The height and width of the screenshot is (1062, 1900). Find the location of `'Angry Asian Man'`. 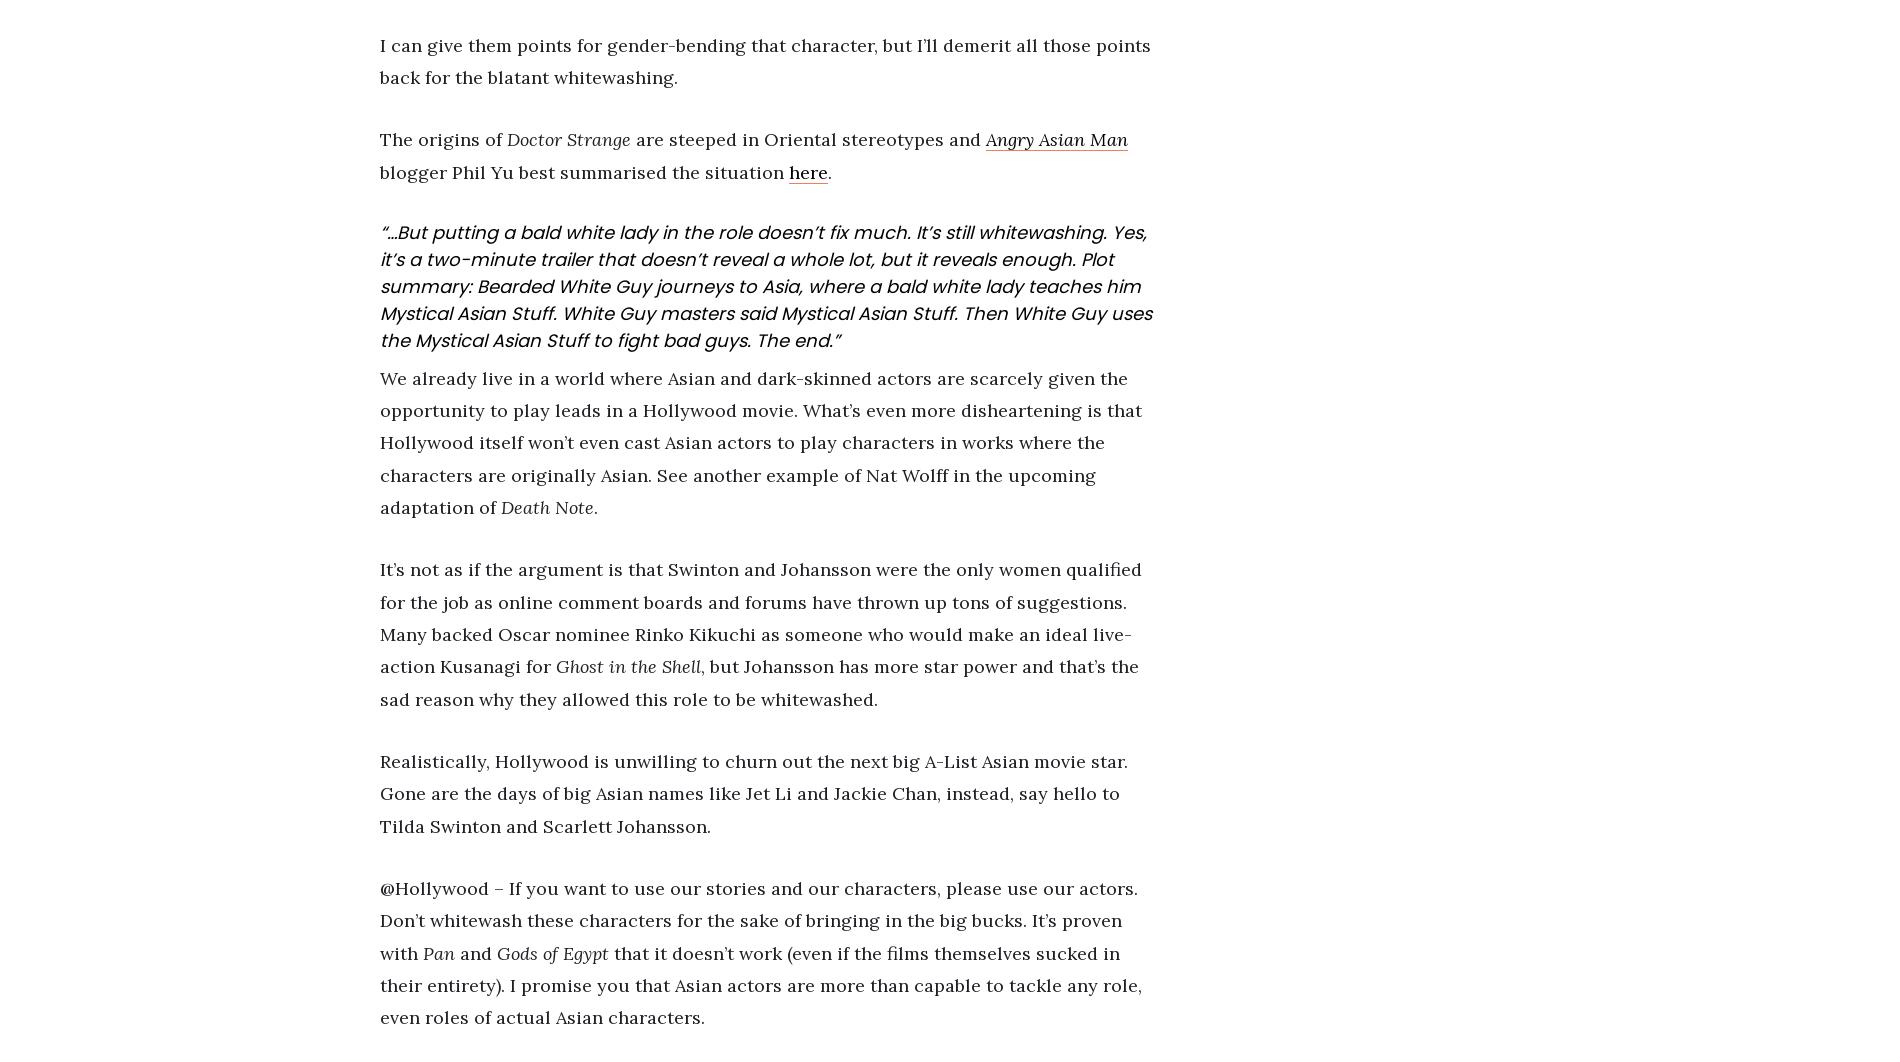

'Angry Asian Man' is located at coordinates (985, 139).